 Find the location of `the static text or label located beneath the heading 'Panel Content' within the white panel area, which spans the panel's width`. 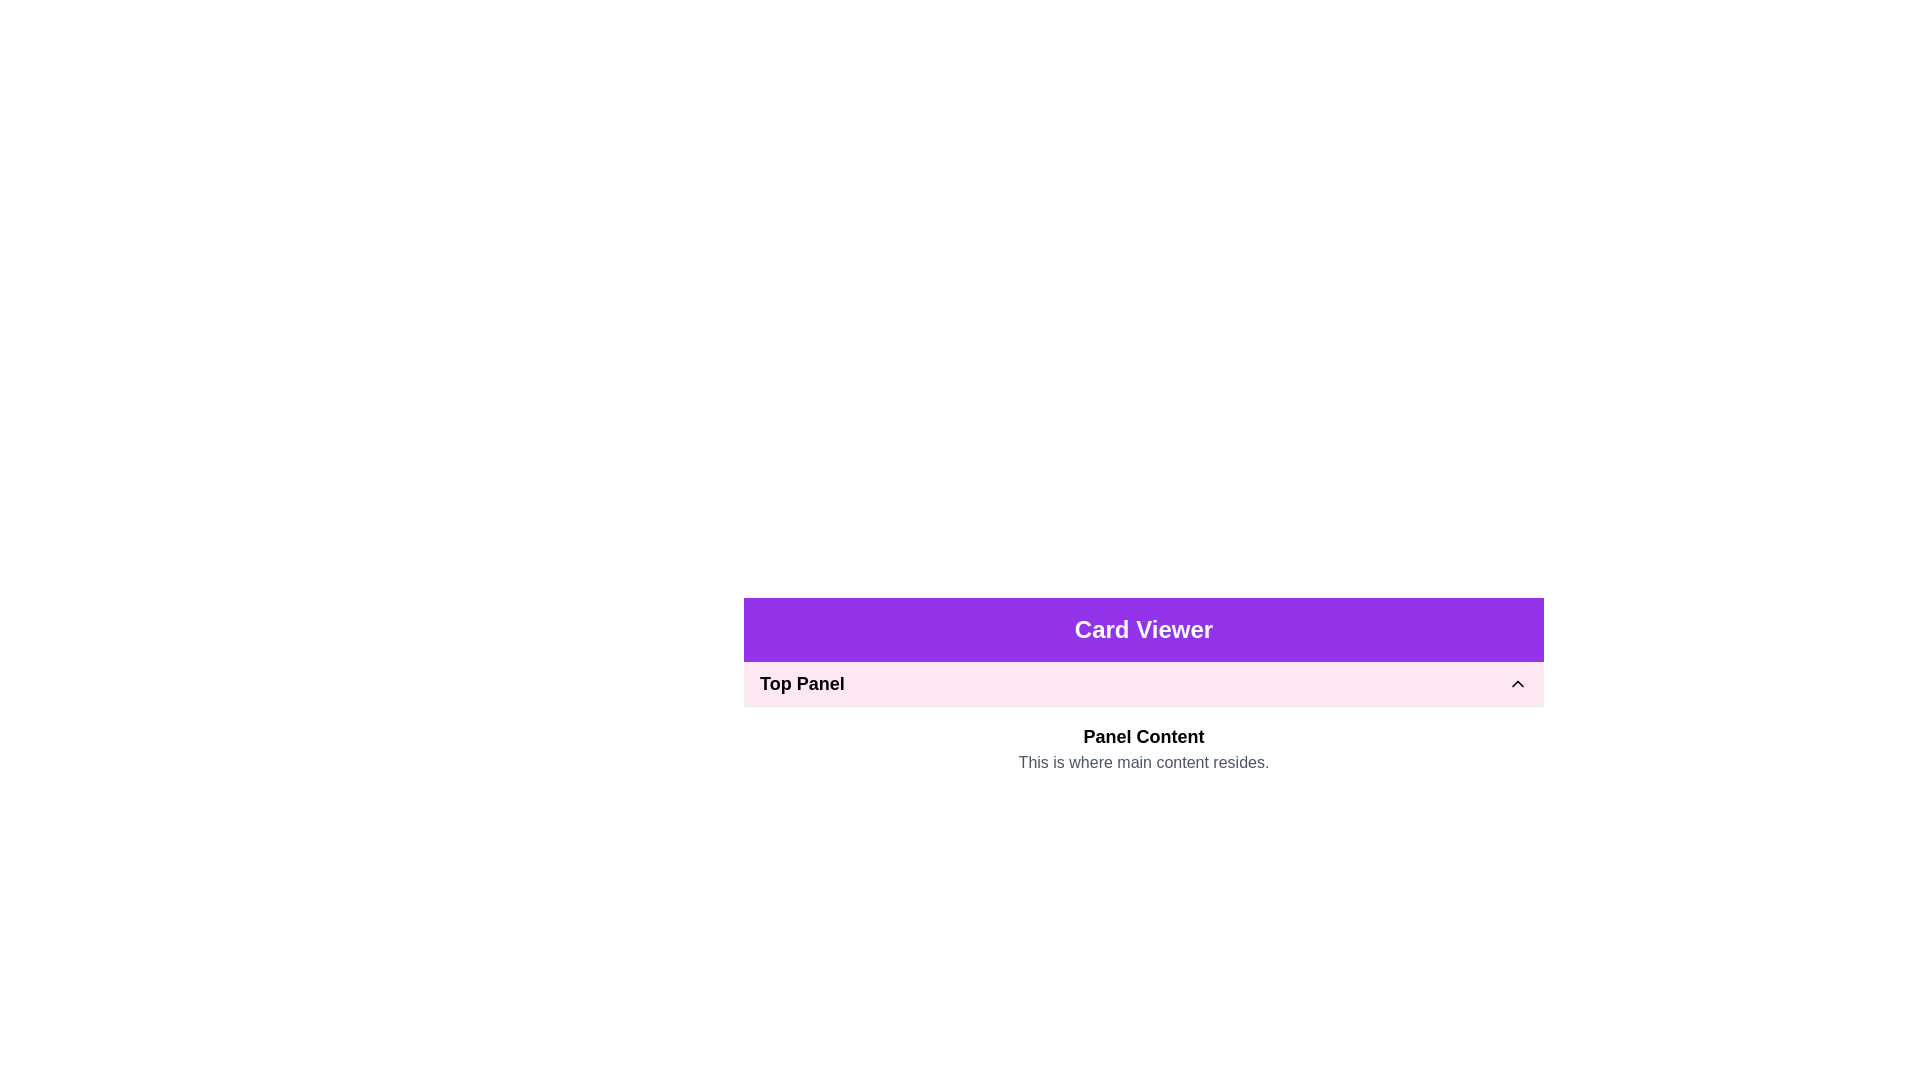

the static text or label located beneath the heading 'Panel Content' within the white panel area, which spans the panel's width is located at coordinates (1143, 763).